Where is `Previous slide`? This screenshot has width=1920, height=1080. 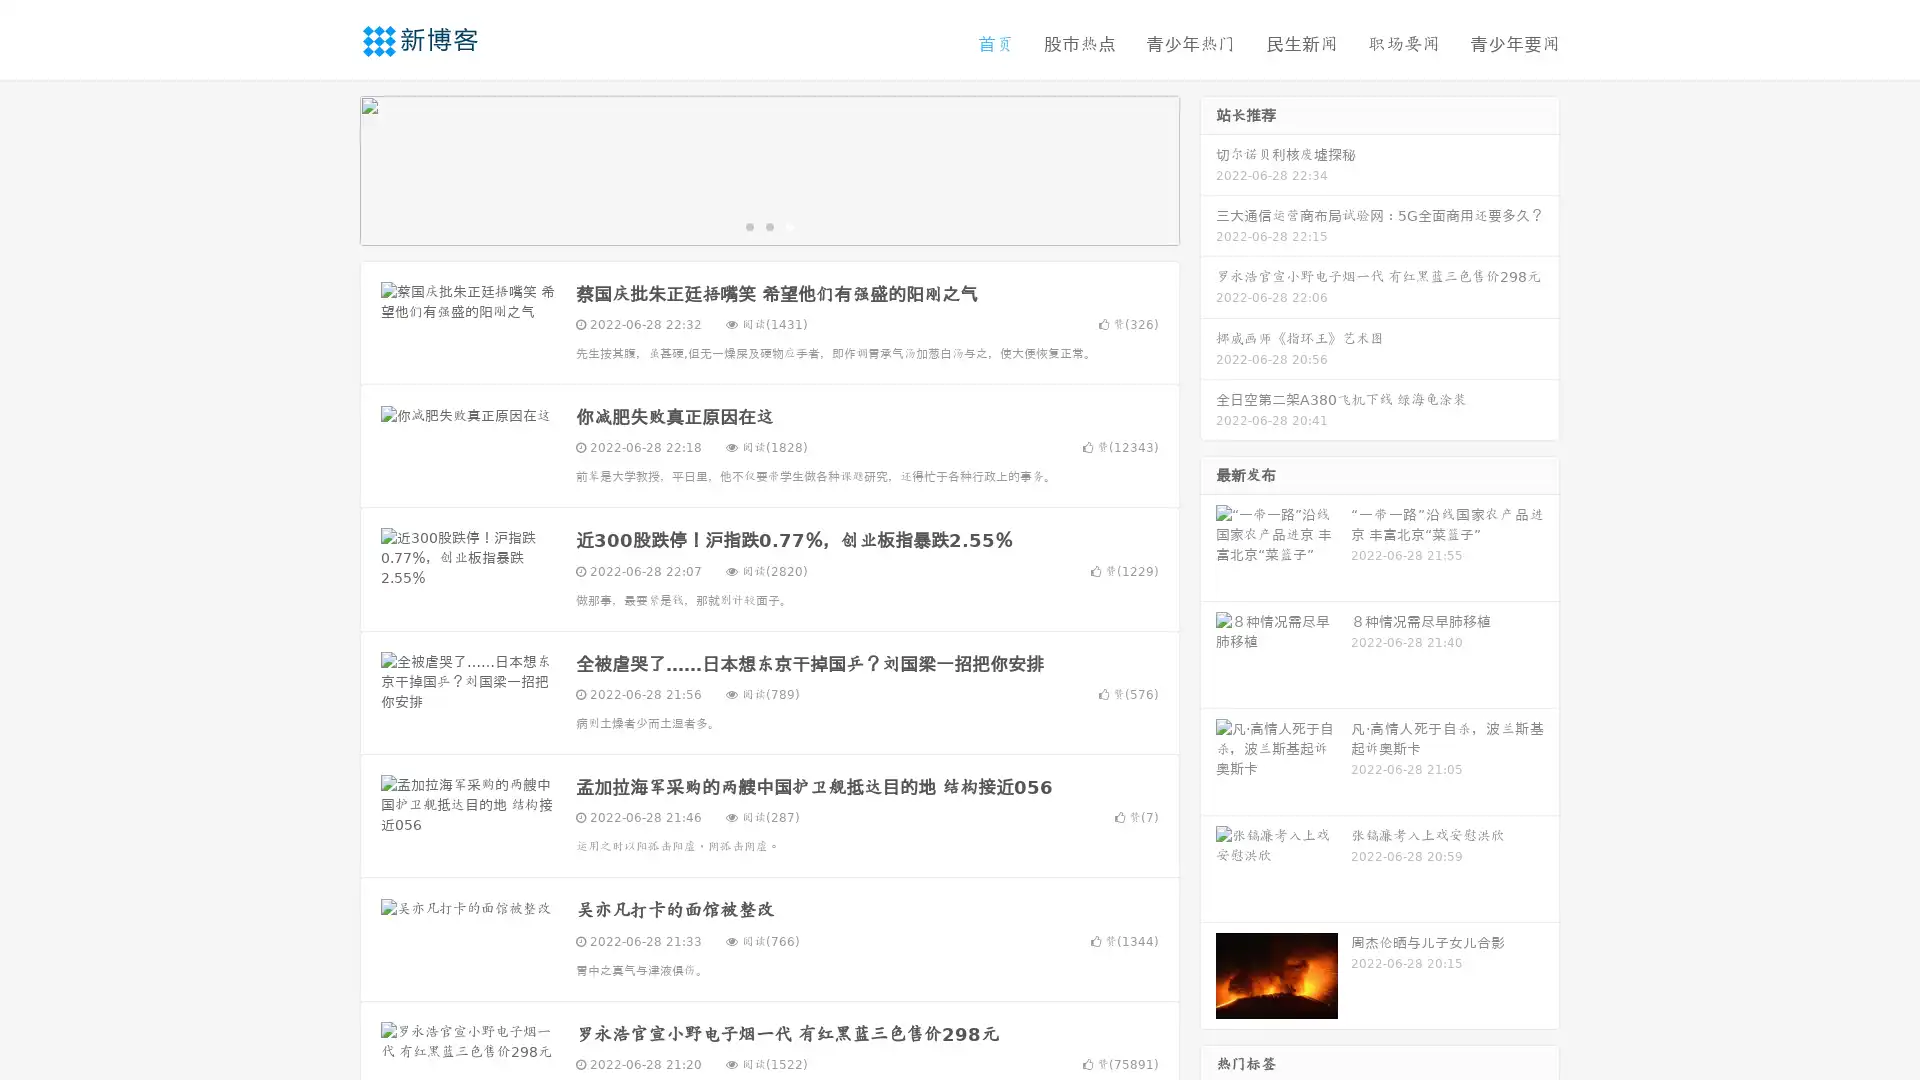 Previous slide is located at coordinates (330, 168).